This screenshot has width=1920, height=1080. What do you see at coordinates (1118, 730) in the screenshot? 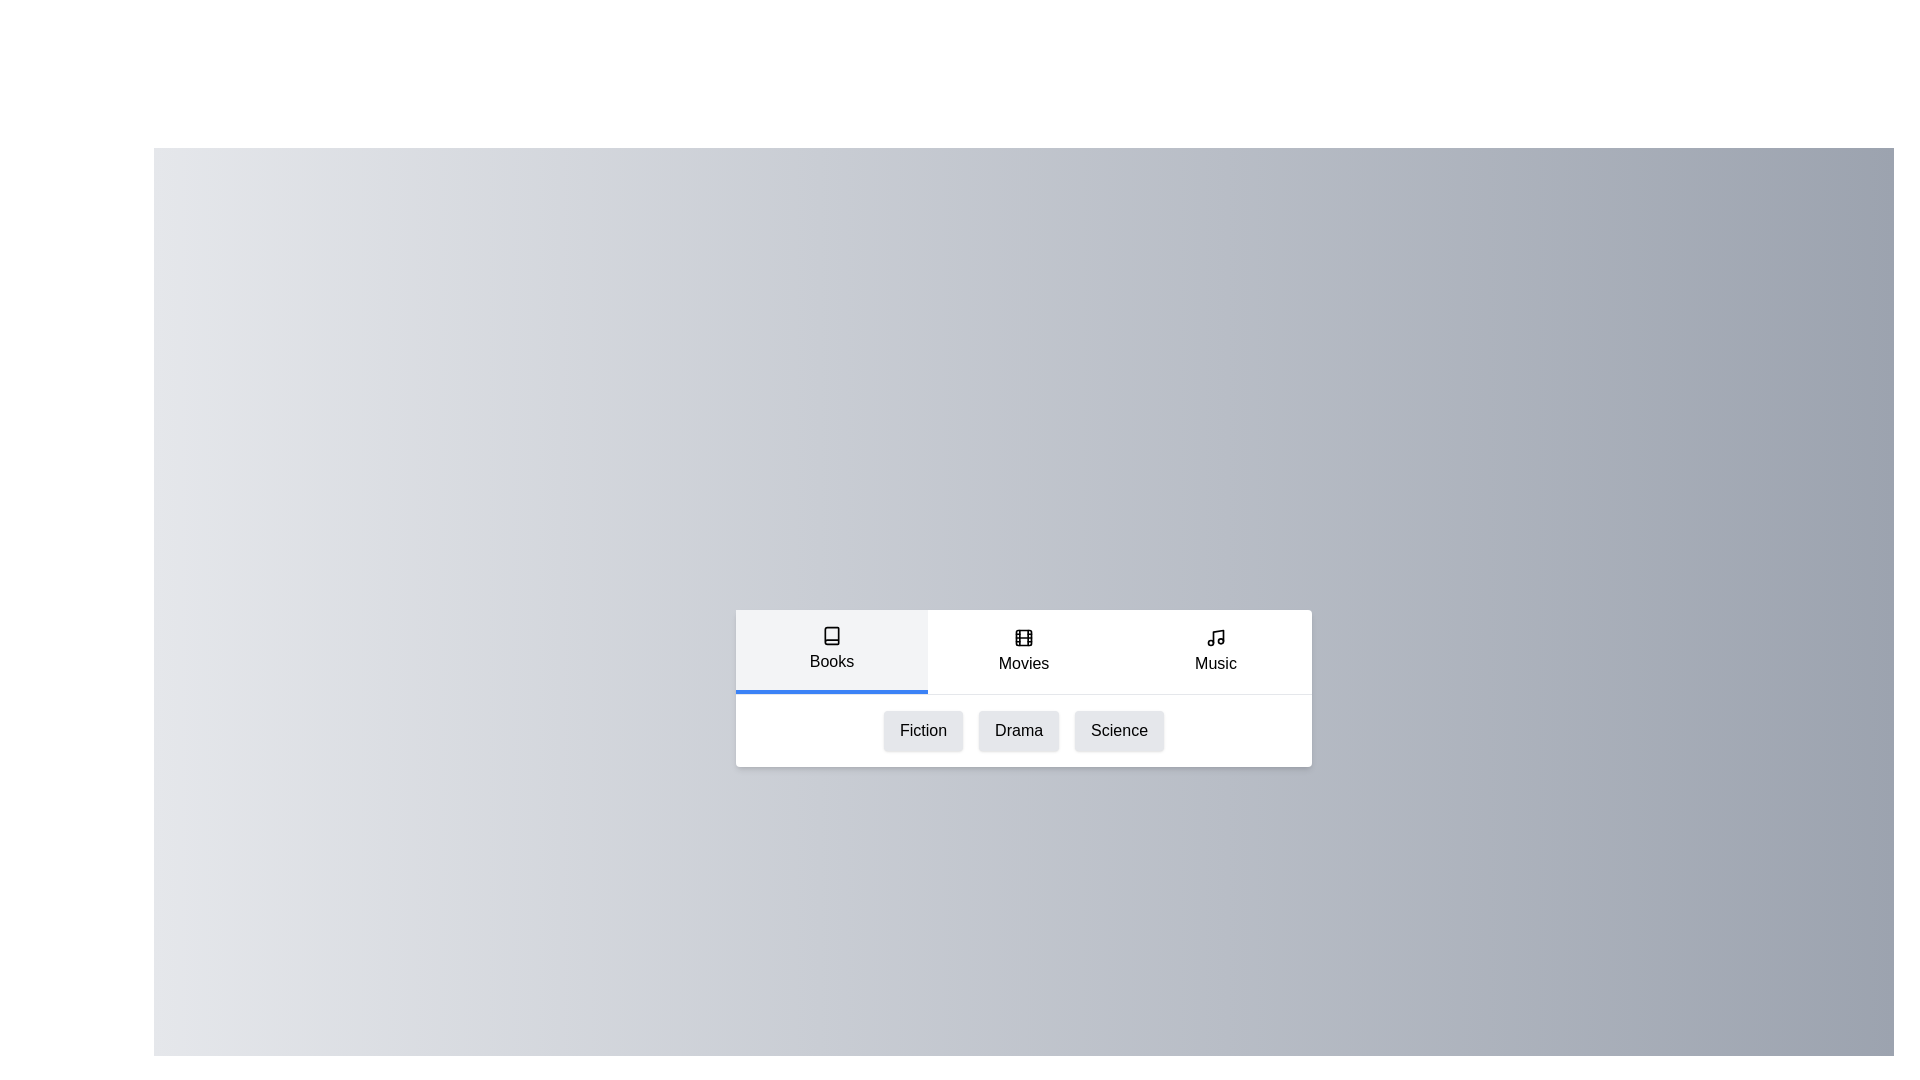
I see `the 'Science' button in the content area` at bounding box center [1118, 730].